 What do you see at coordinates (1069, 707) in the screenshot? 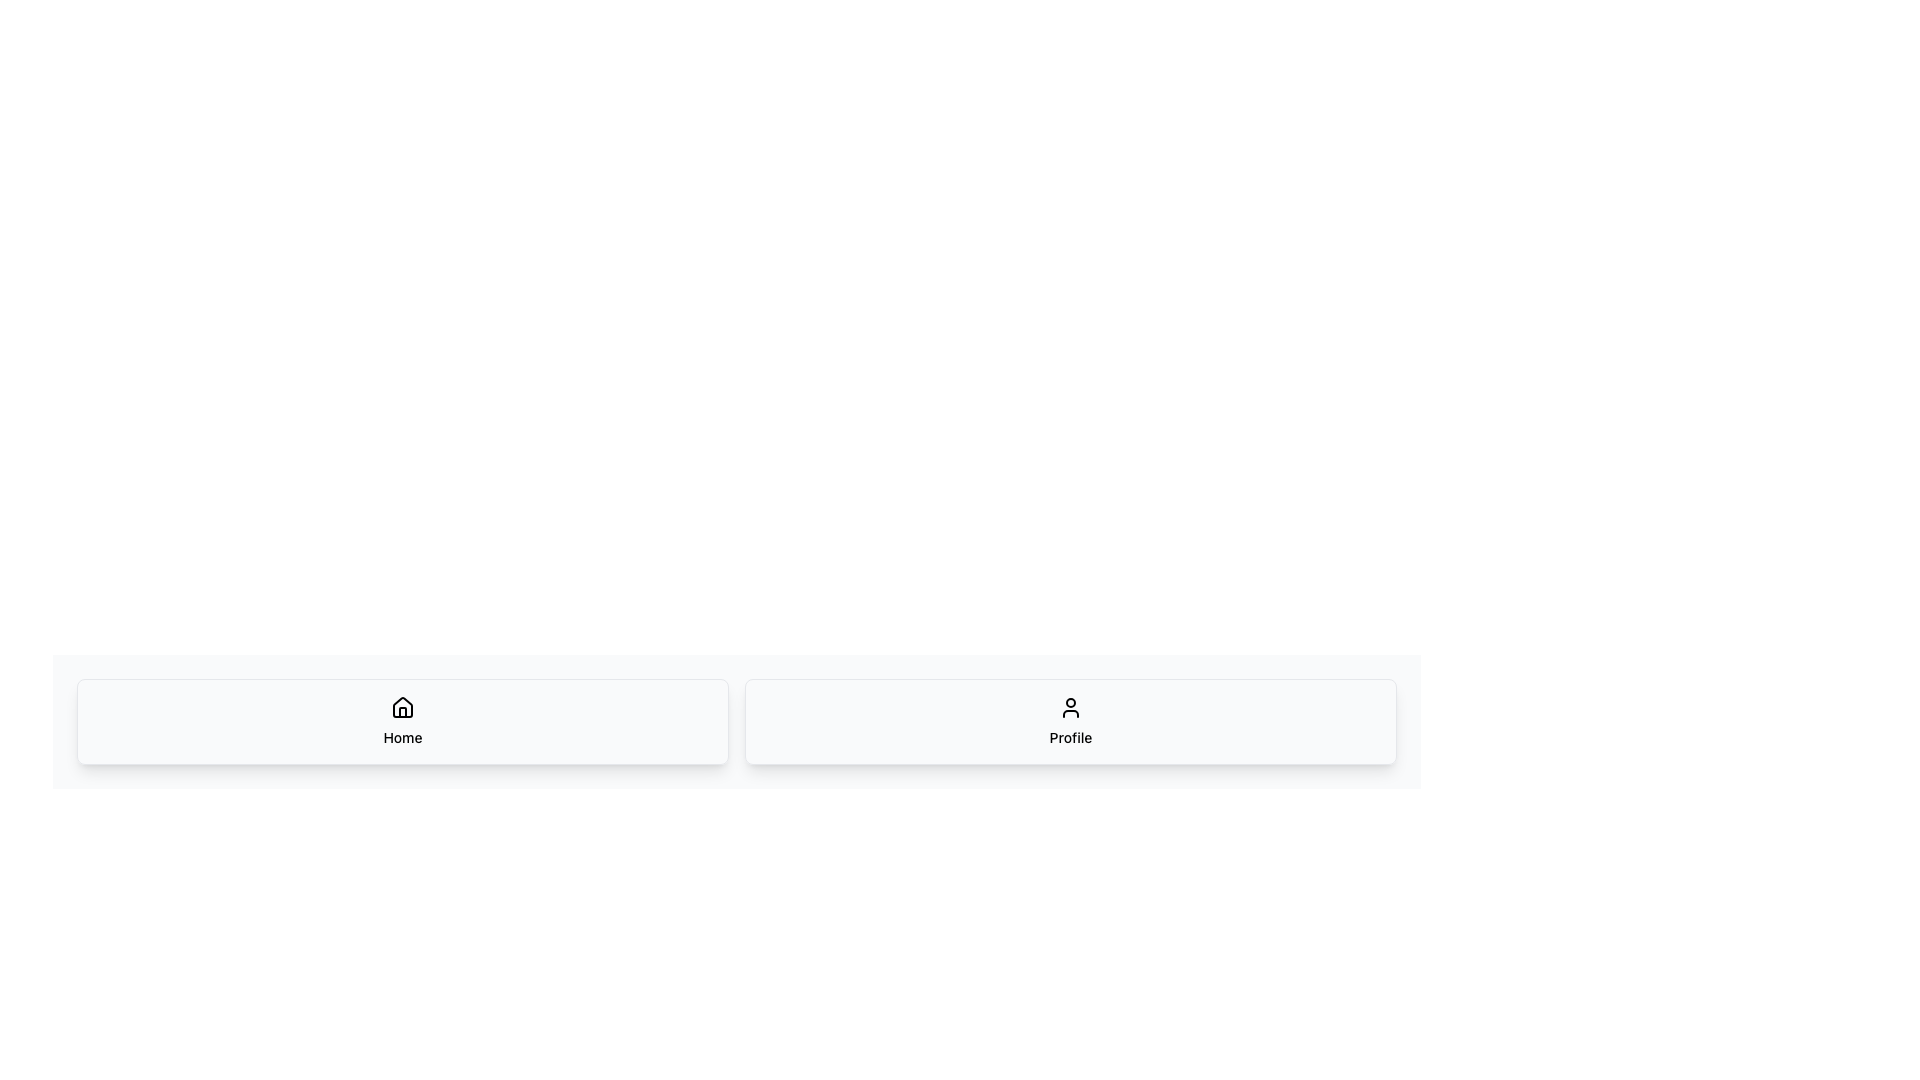
I see `the user icon graphic located above the 'Profile' text label, which features a circular head and torso-like shape, indicating the Profile section` at bounding box center [1069, 707].